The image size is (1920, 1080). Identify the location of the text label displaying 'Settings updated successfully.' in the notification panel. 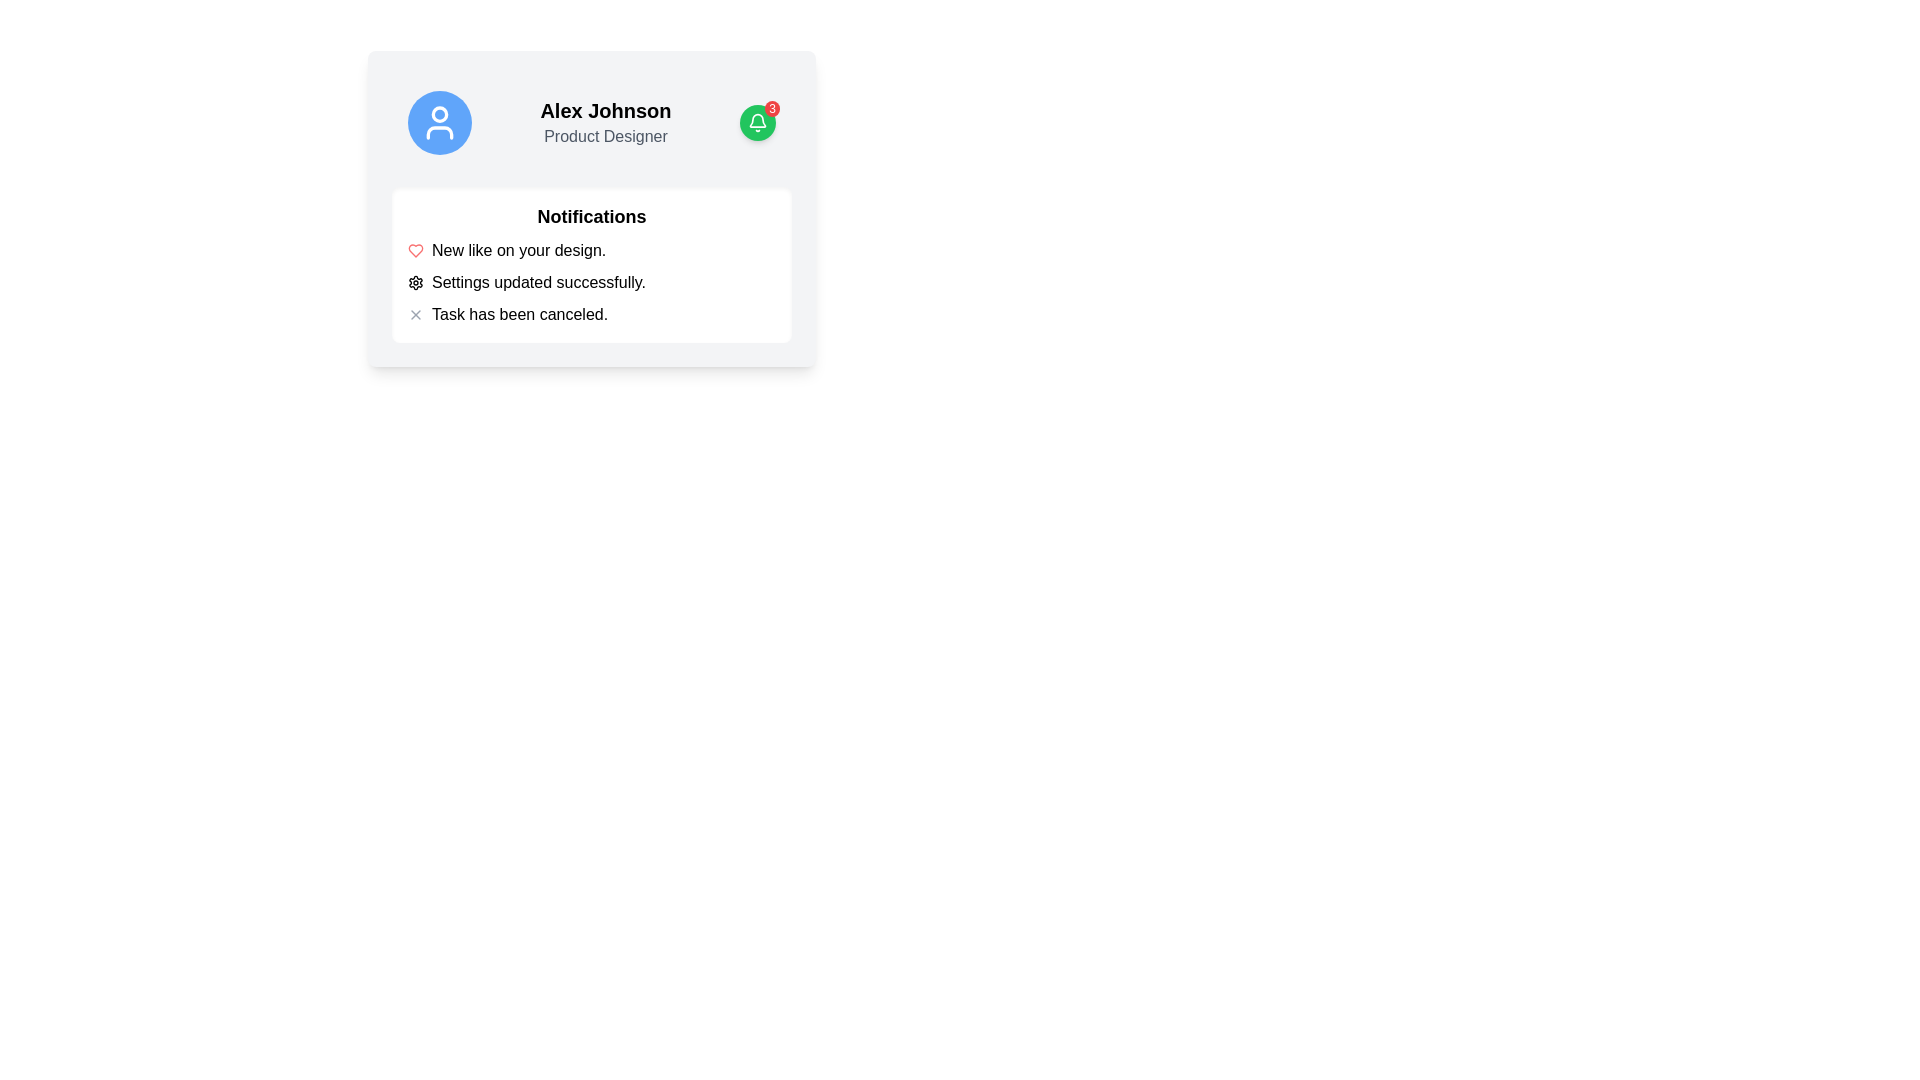
(538, 282).